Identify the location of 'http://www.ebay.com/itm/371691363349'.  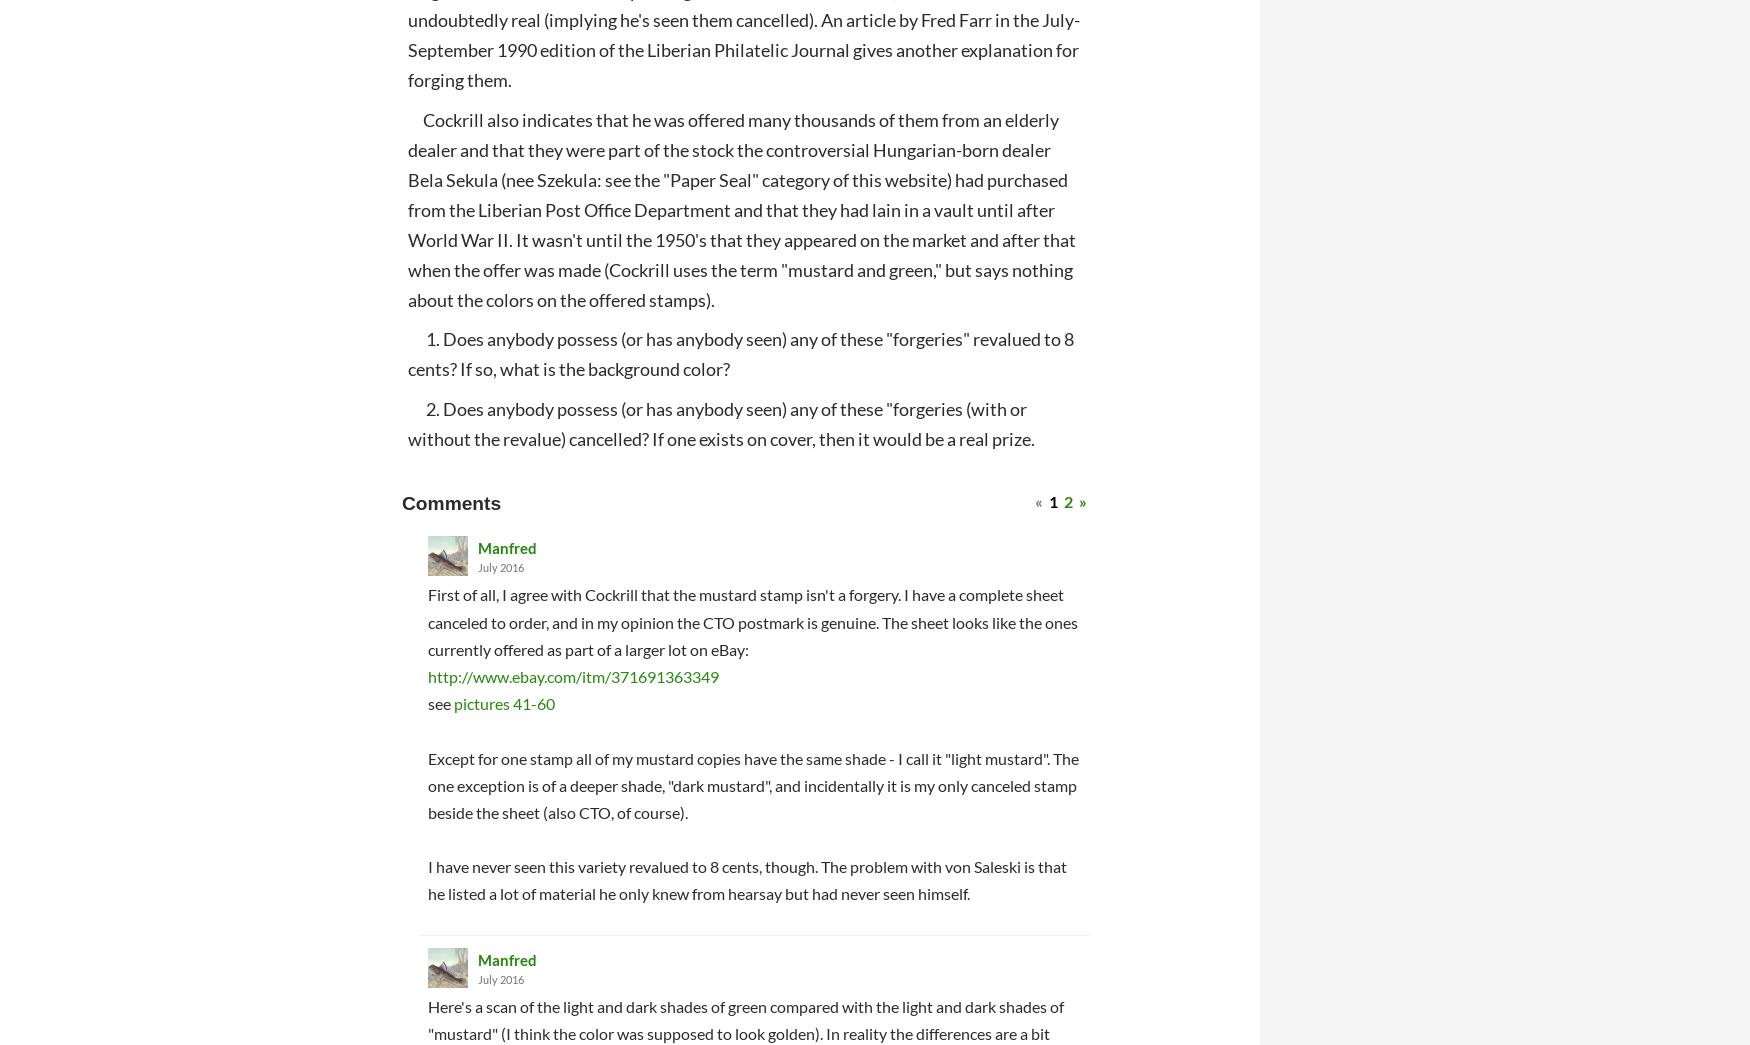
(427, 675).